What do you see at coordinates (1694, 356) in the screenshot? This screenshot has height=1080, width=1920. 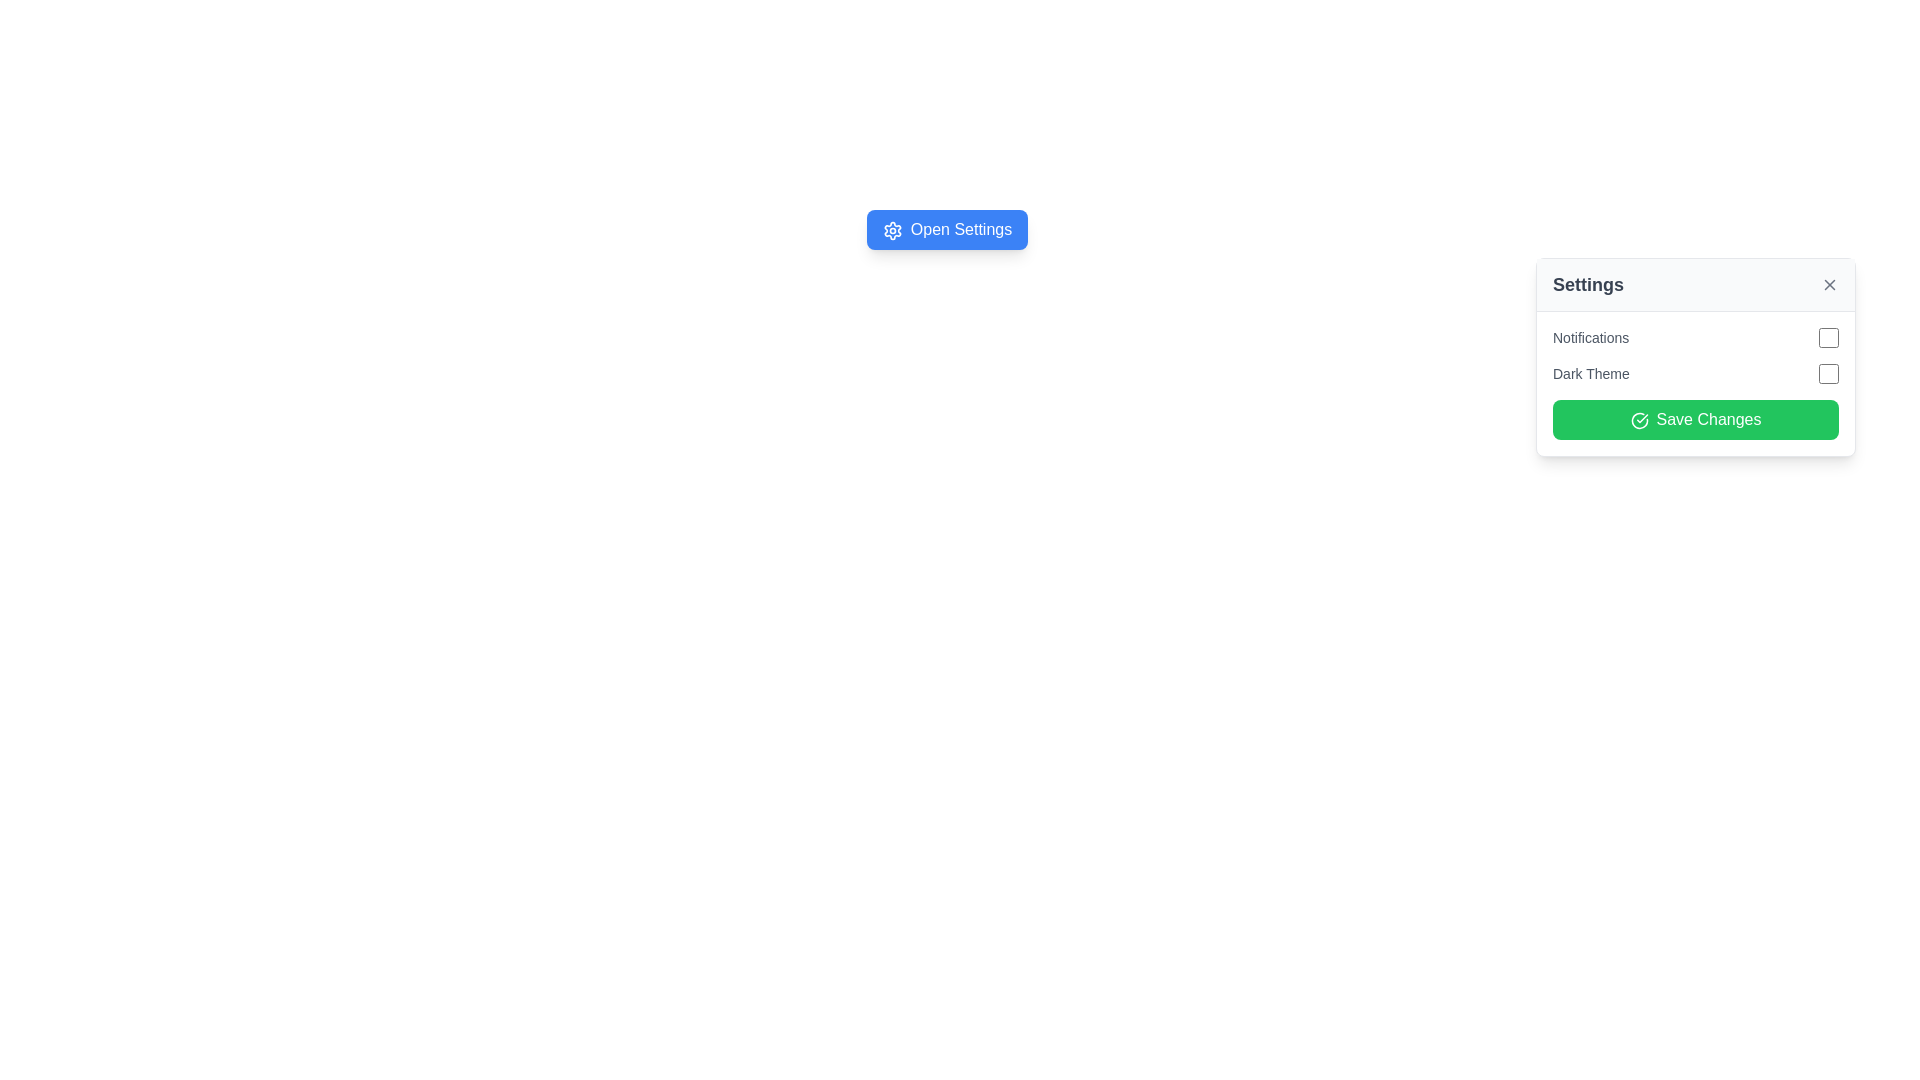 I see `the 'Dark Theme' checkbox in the settings modal that allows users` at bounding box center [1694, 356].